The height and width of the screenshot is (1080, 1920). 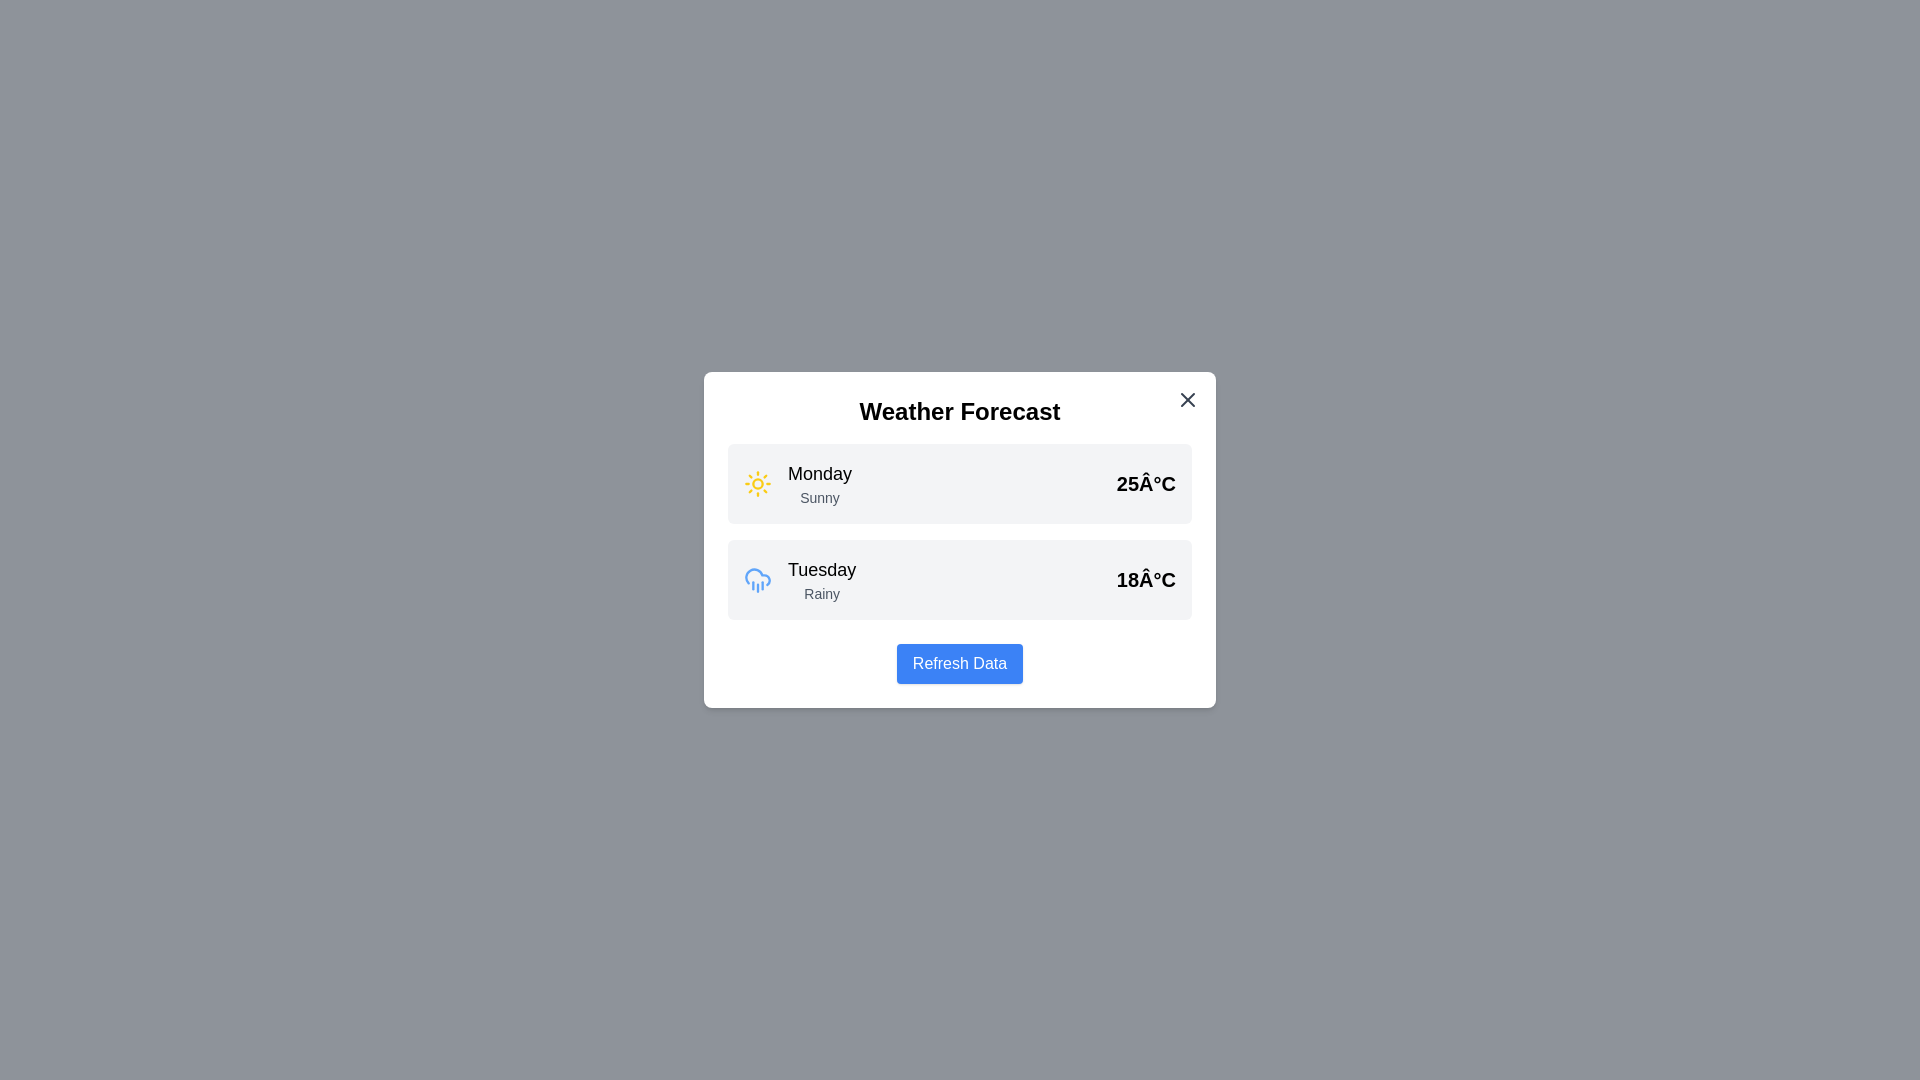 What do you see at coordinates (822, 579) in the screenshot?
I see `the text grouping displaying 'Tuesday' and the weather forecast 'Rainy' located in the weather forecast panel, to the right of the rain cloud icon and adjacent to '18°C'` at bounding box center [822, 579].